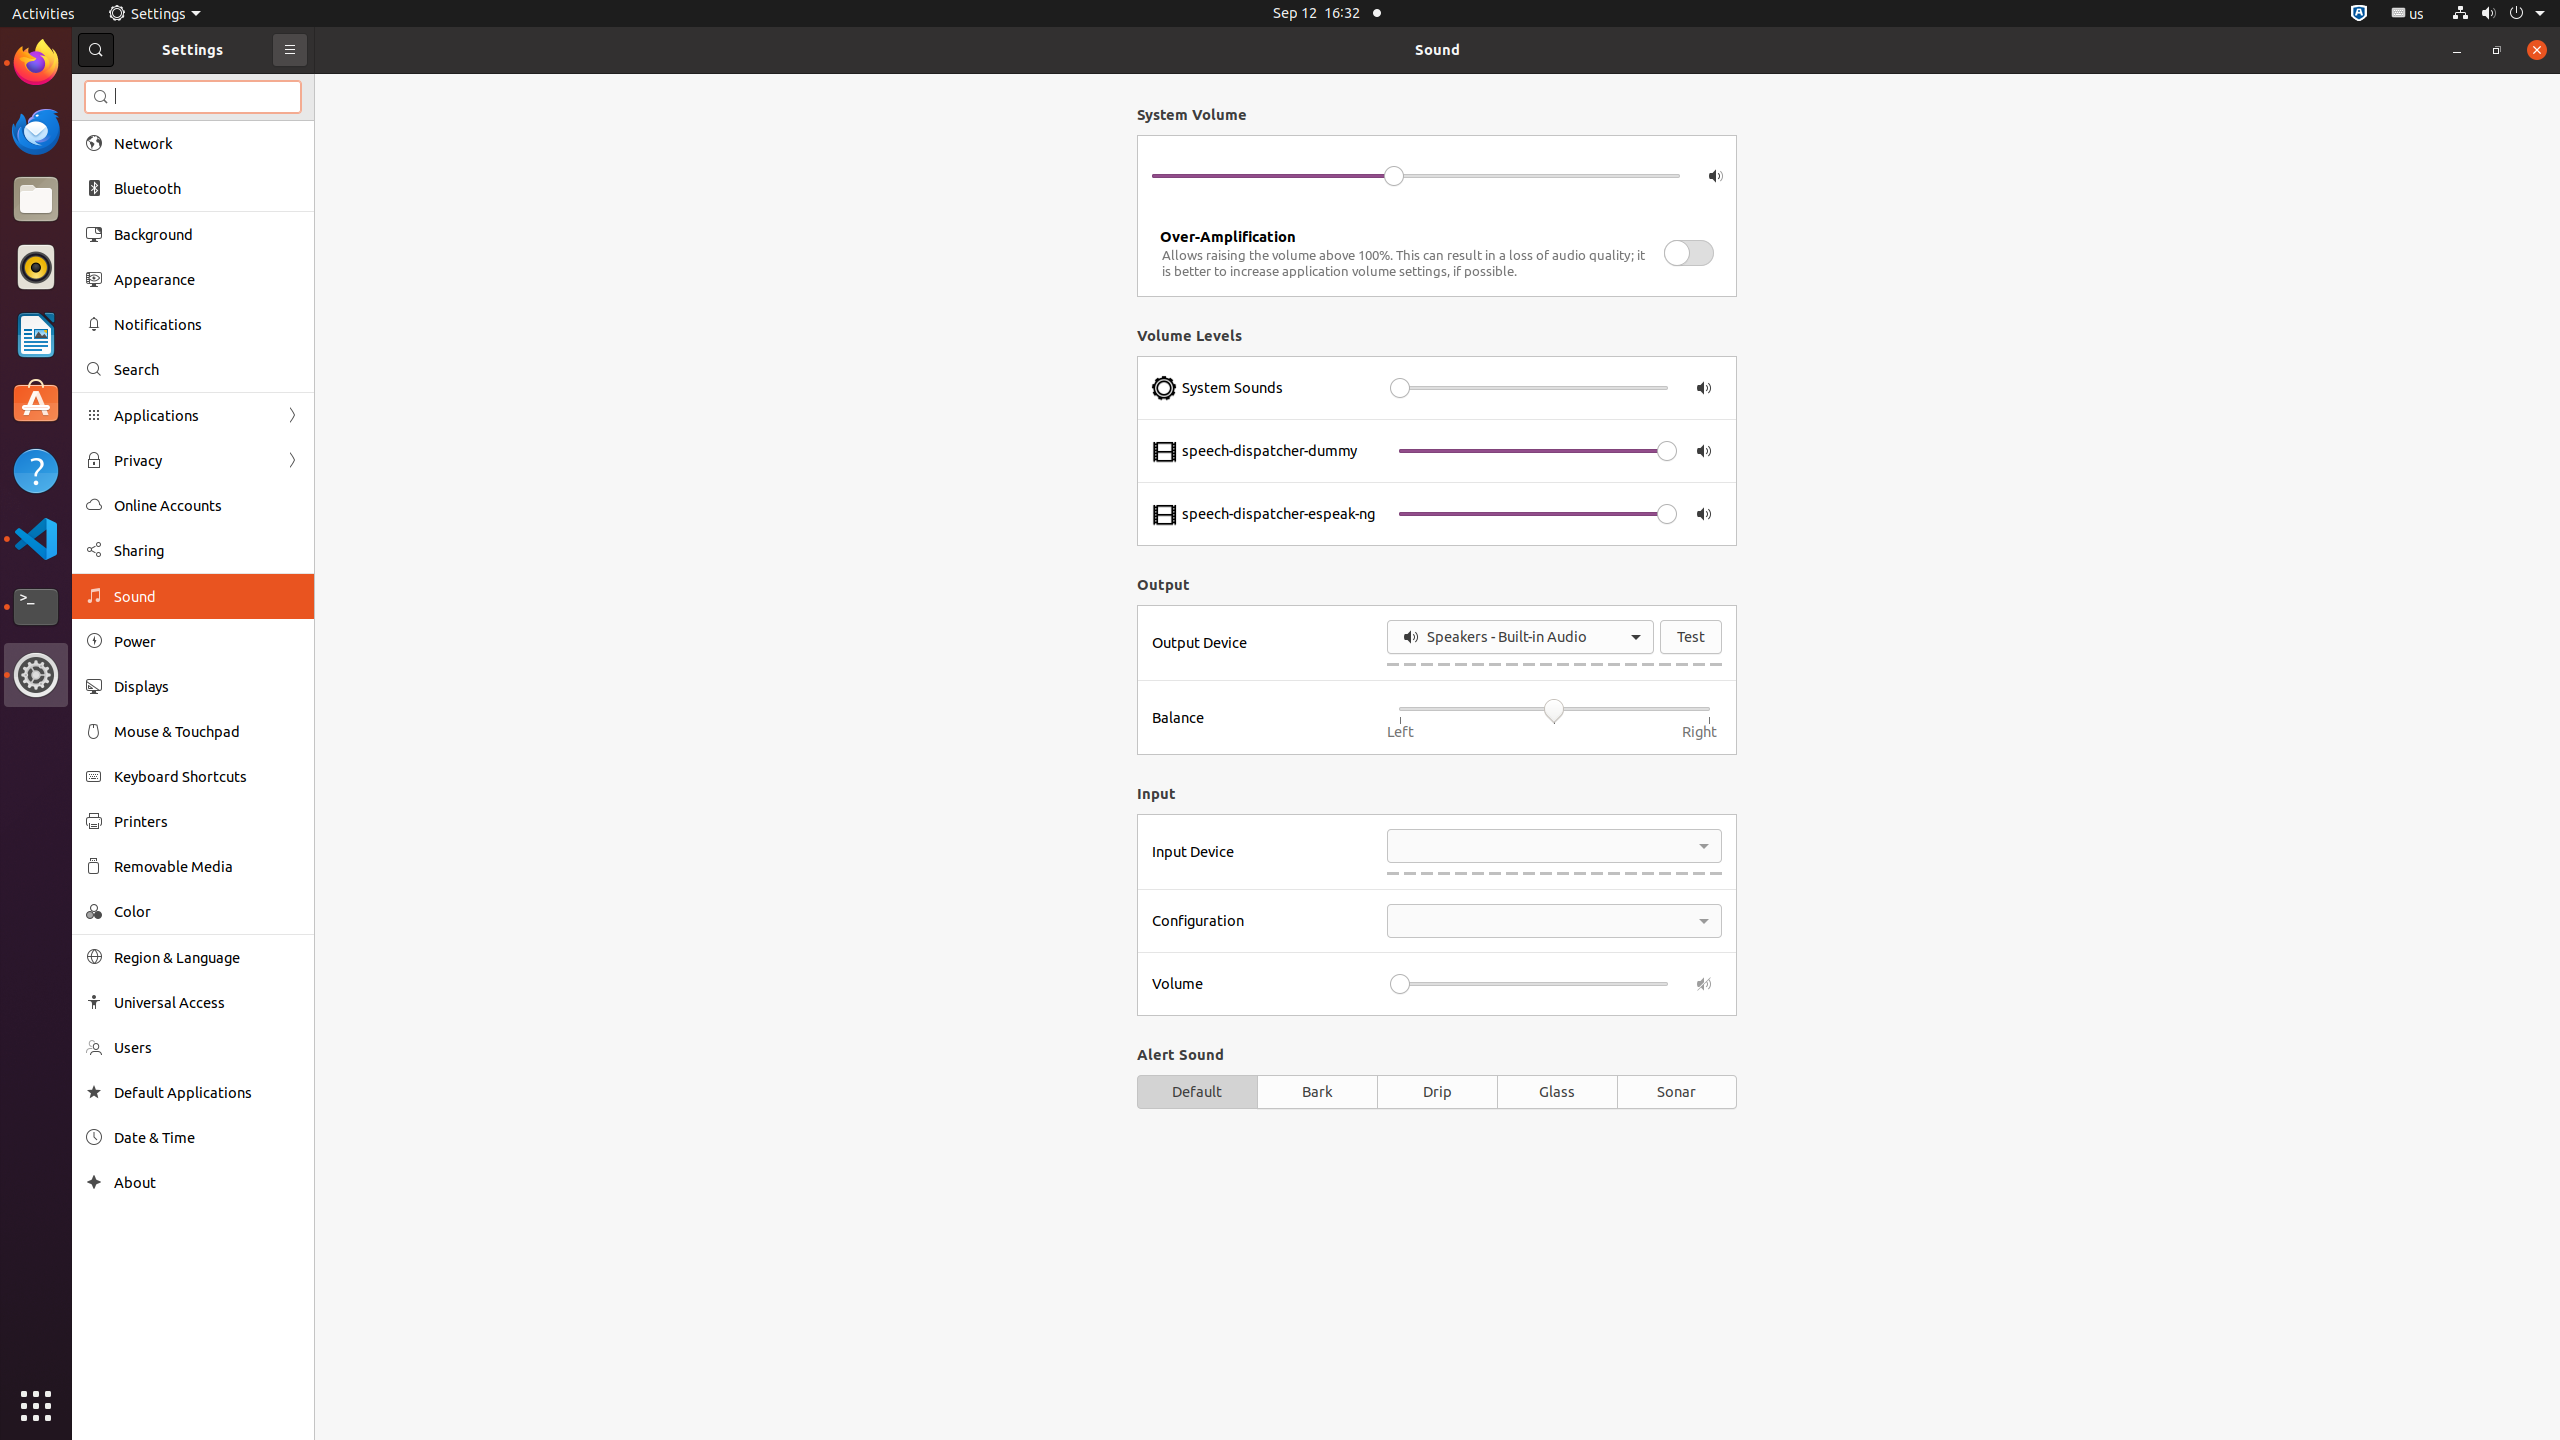  Describe the element at coordinates (207, 957) in the screenshot. I see `'Region & Language'` at that location.